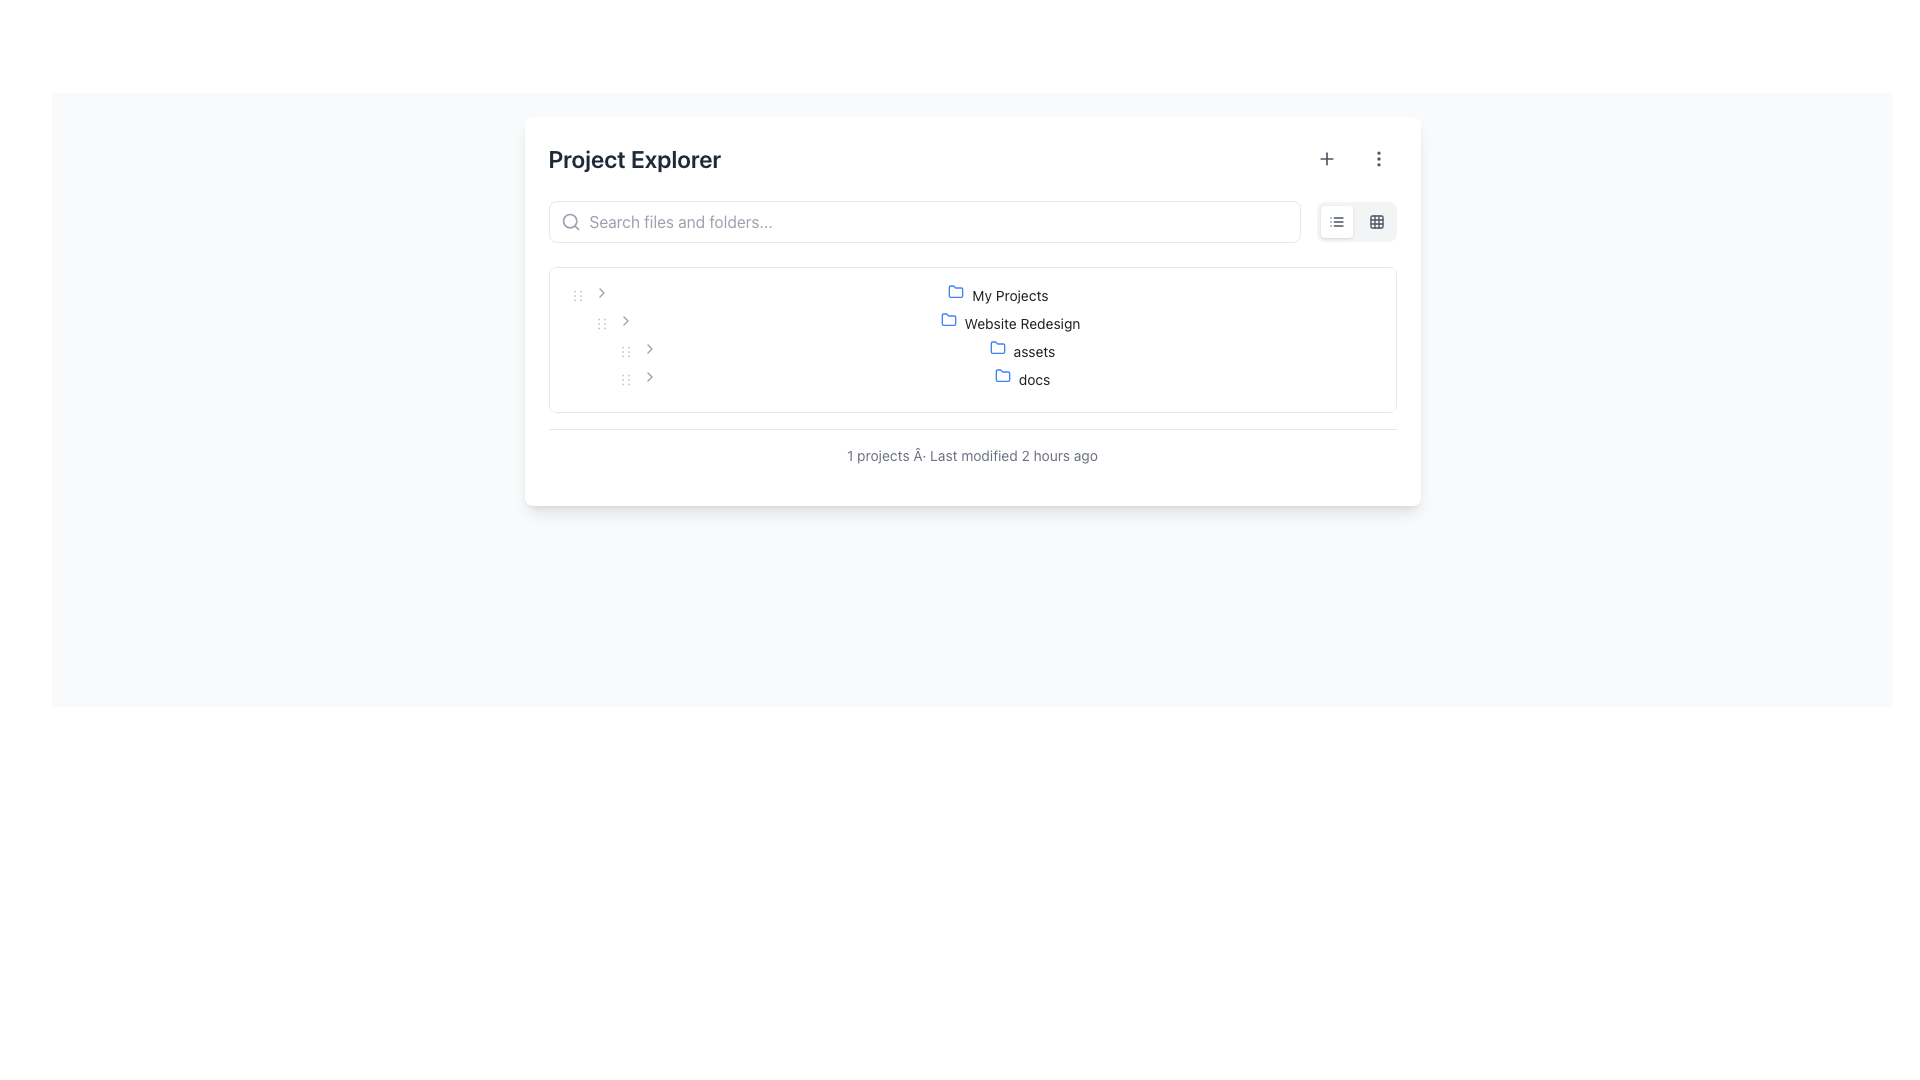 The width and height of the screenshot is (1920, 1080). I want to click on a folder within the Tree structure in the 'Project Explorer' section, so click(972, 338).